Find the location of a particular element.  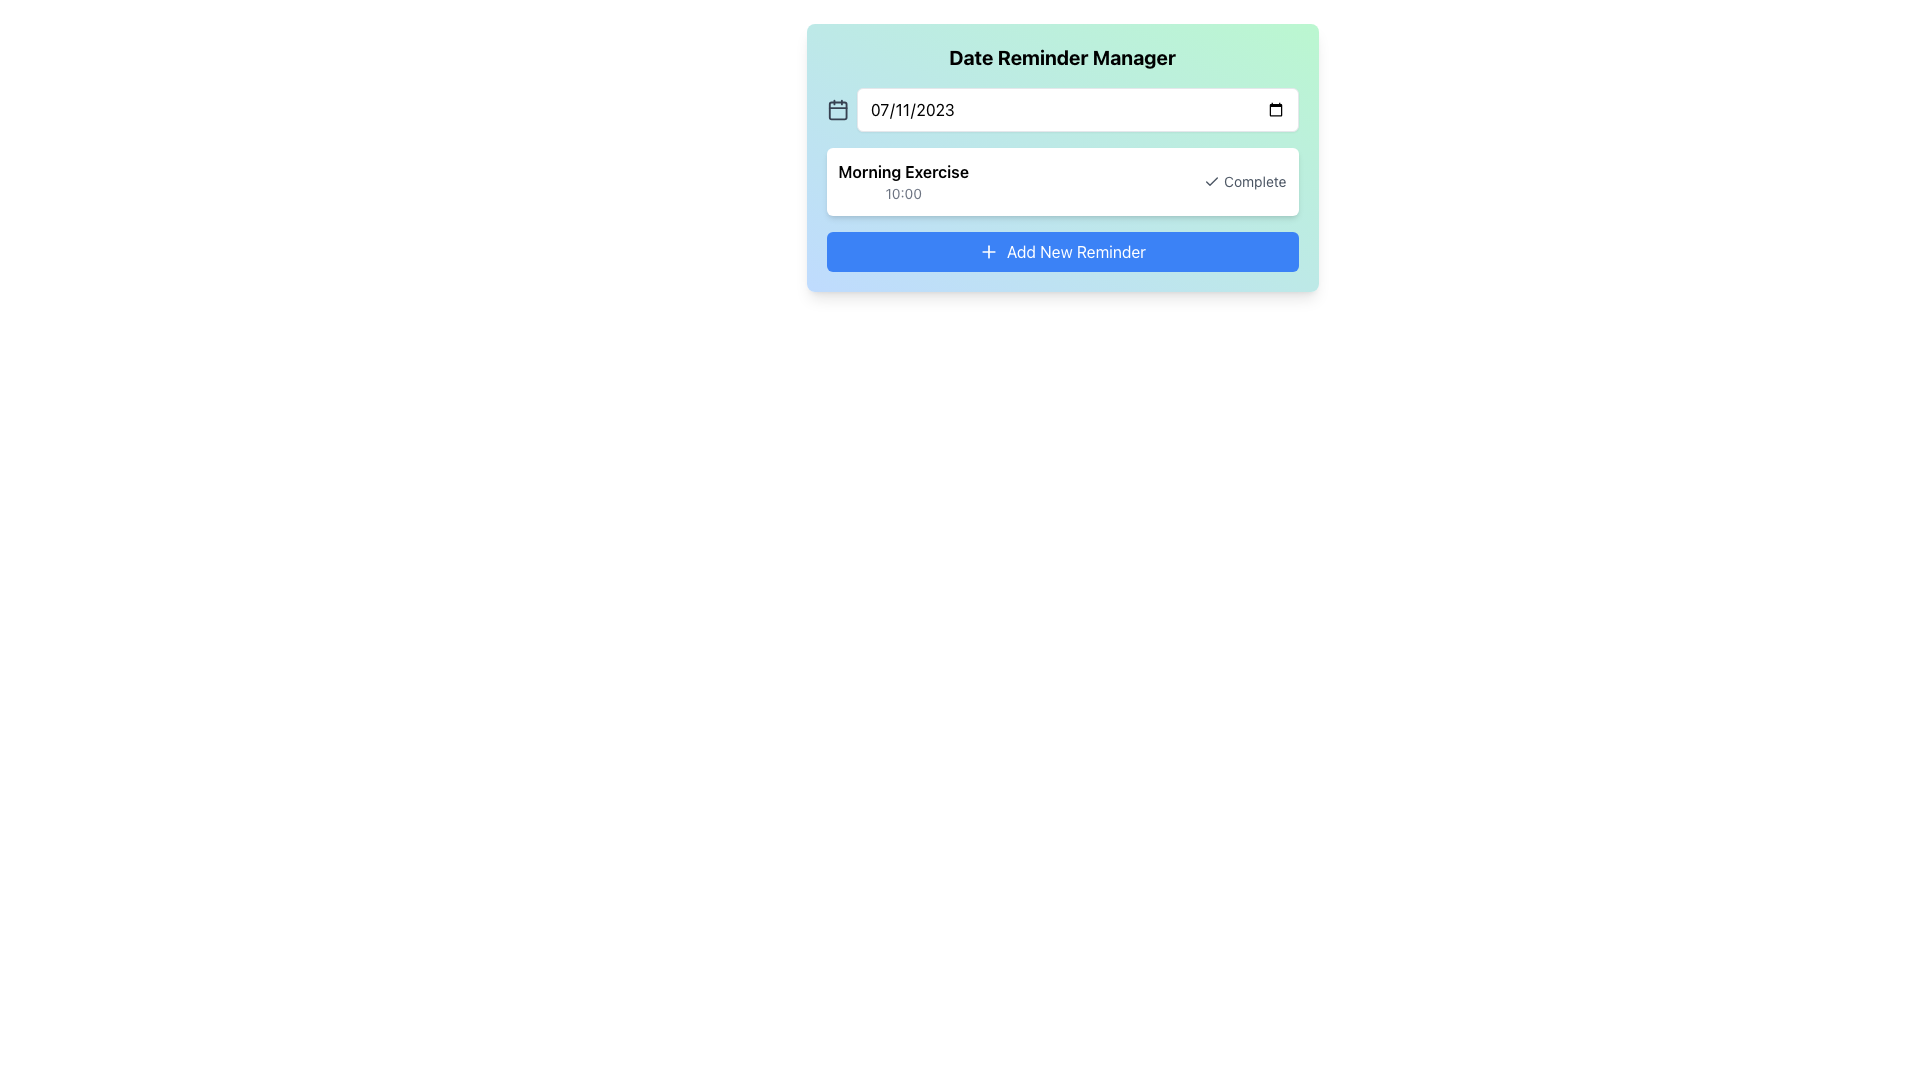

the text block displaying 'Morning Exercise' and '10:00', which is located below the date input section labeled '07/11/2023' is located at coordinates (902, 181).